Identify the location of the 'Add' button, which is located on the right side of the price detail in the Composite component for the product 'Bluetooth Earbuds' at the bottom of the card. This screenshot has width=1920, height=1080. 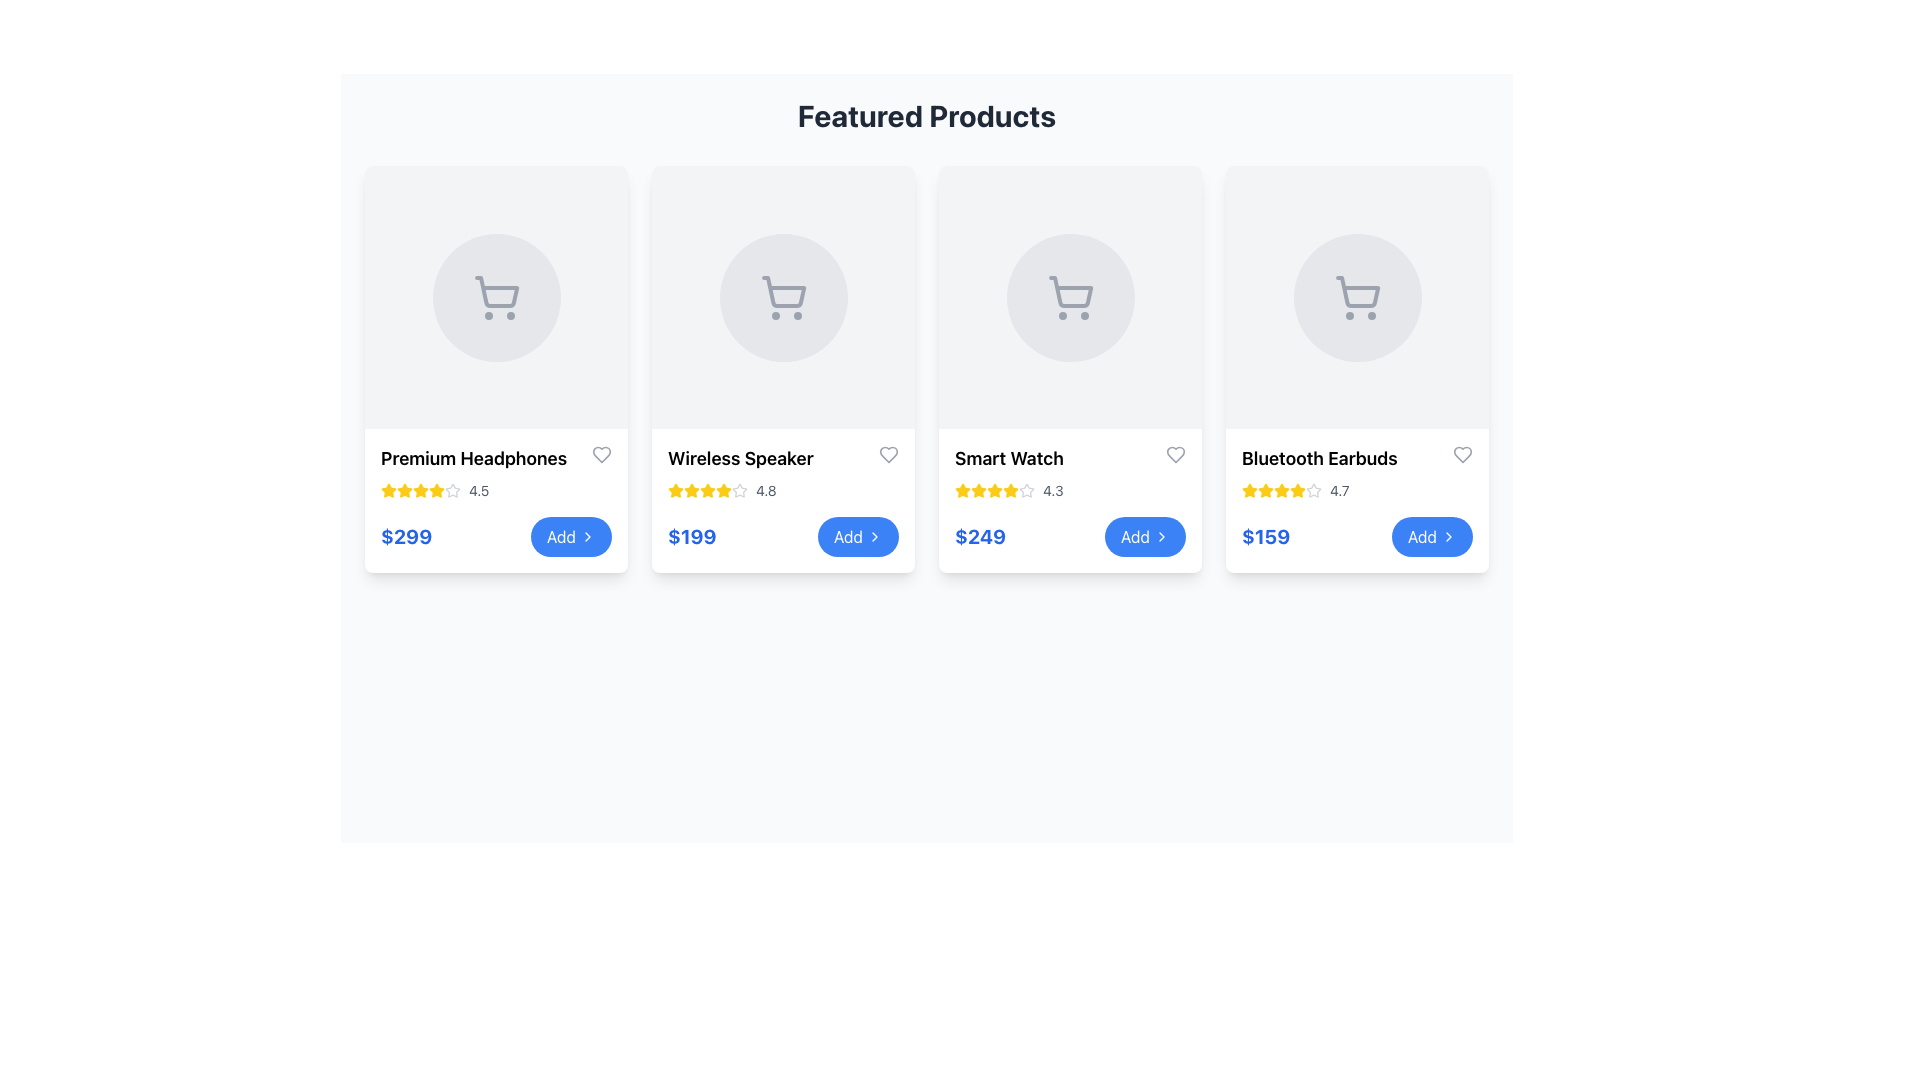
(1357, 535).